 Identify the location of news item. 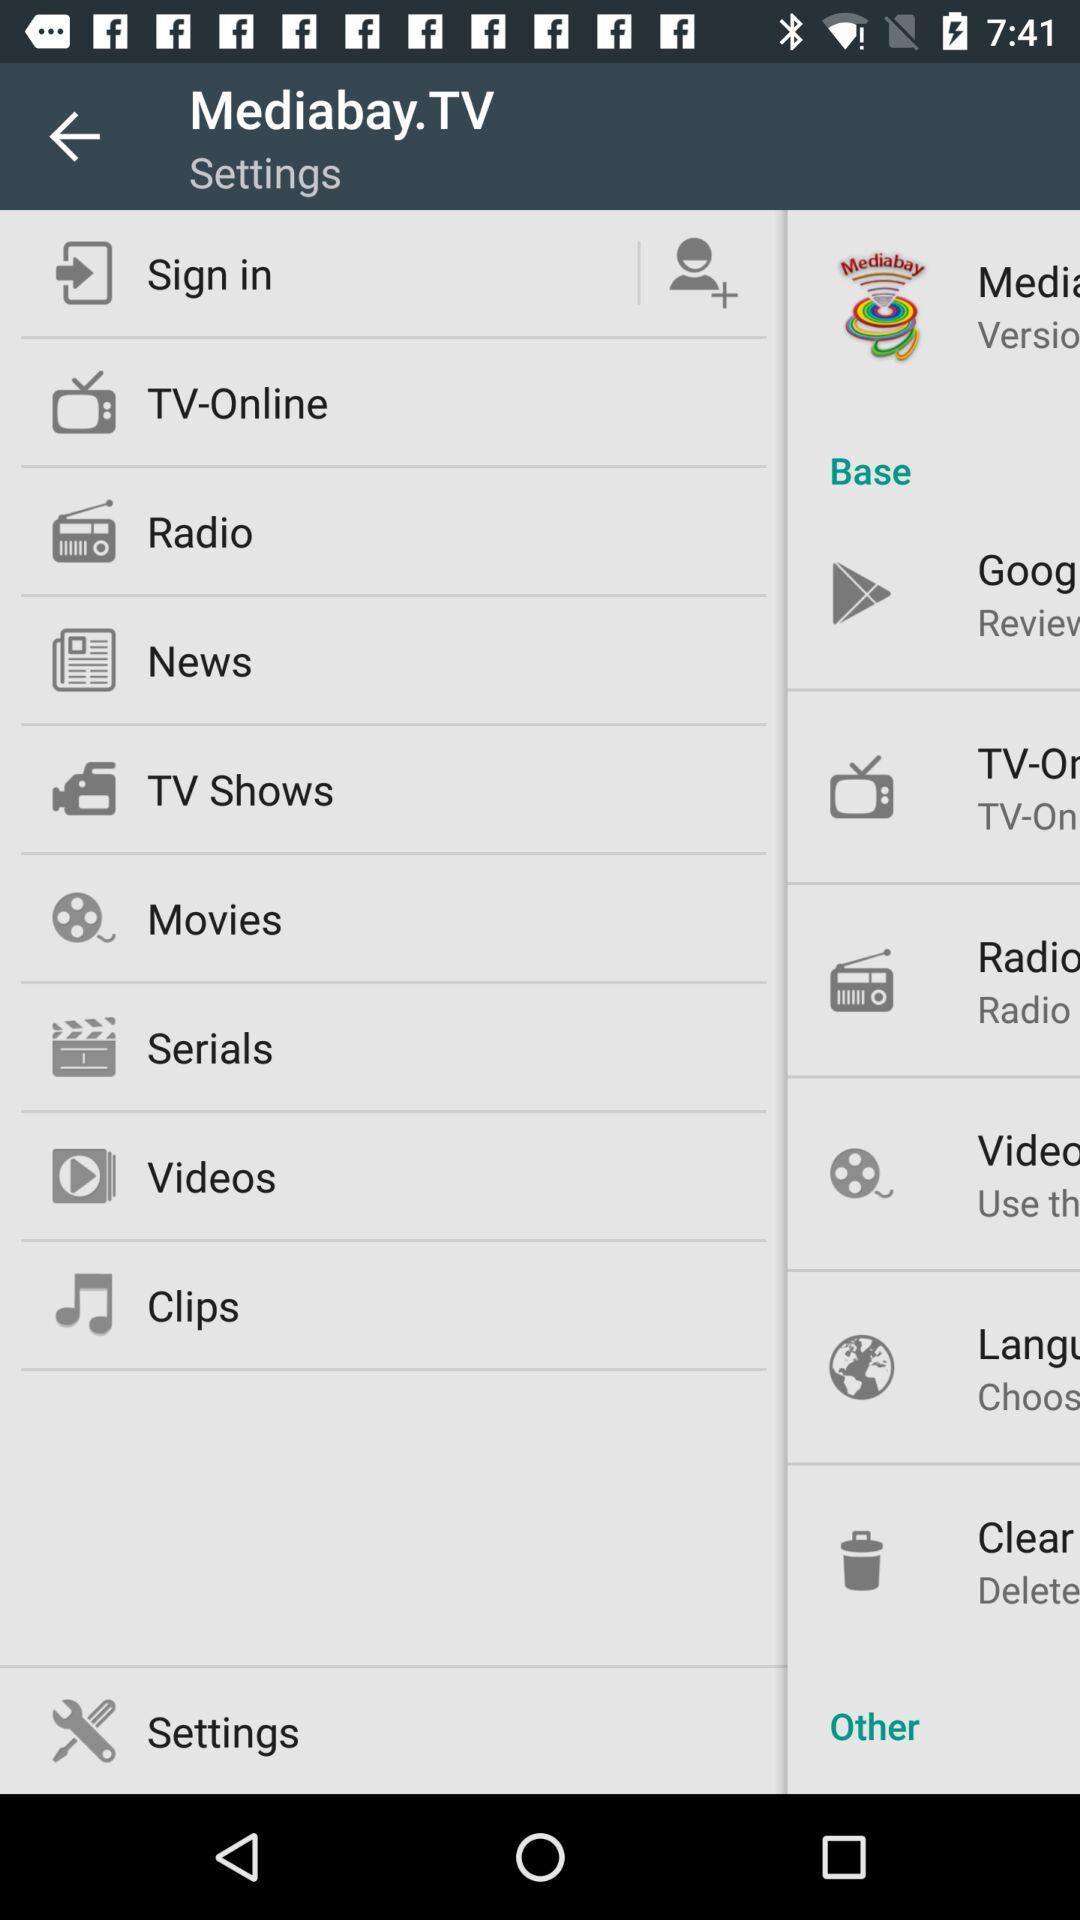
(199, 660).